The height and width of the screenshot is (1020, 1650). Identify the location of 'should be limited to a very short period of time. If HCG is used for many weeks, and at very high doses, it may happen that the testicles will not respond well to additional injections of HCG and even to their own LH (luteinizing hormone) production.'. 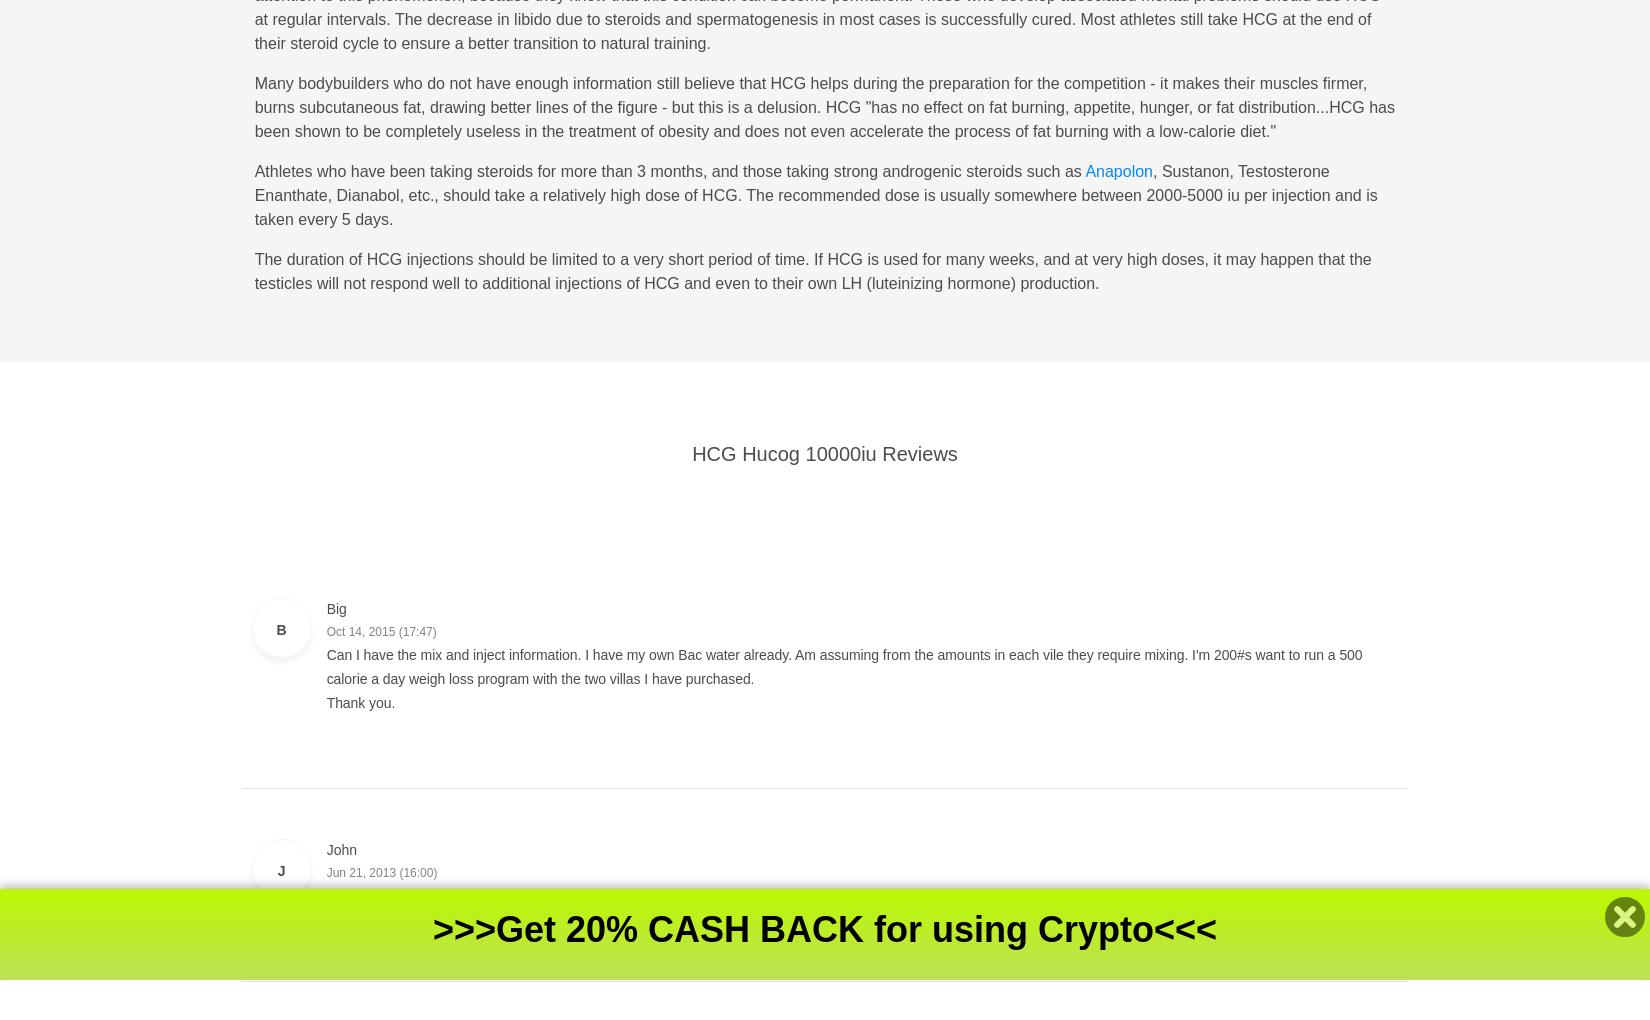
(253, 270).